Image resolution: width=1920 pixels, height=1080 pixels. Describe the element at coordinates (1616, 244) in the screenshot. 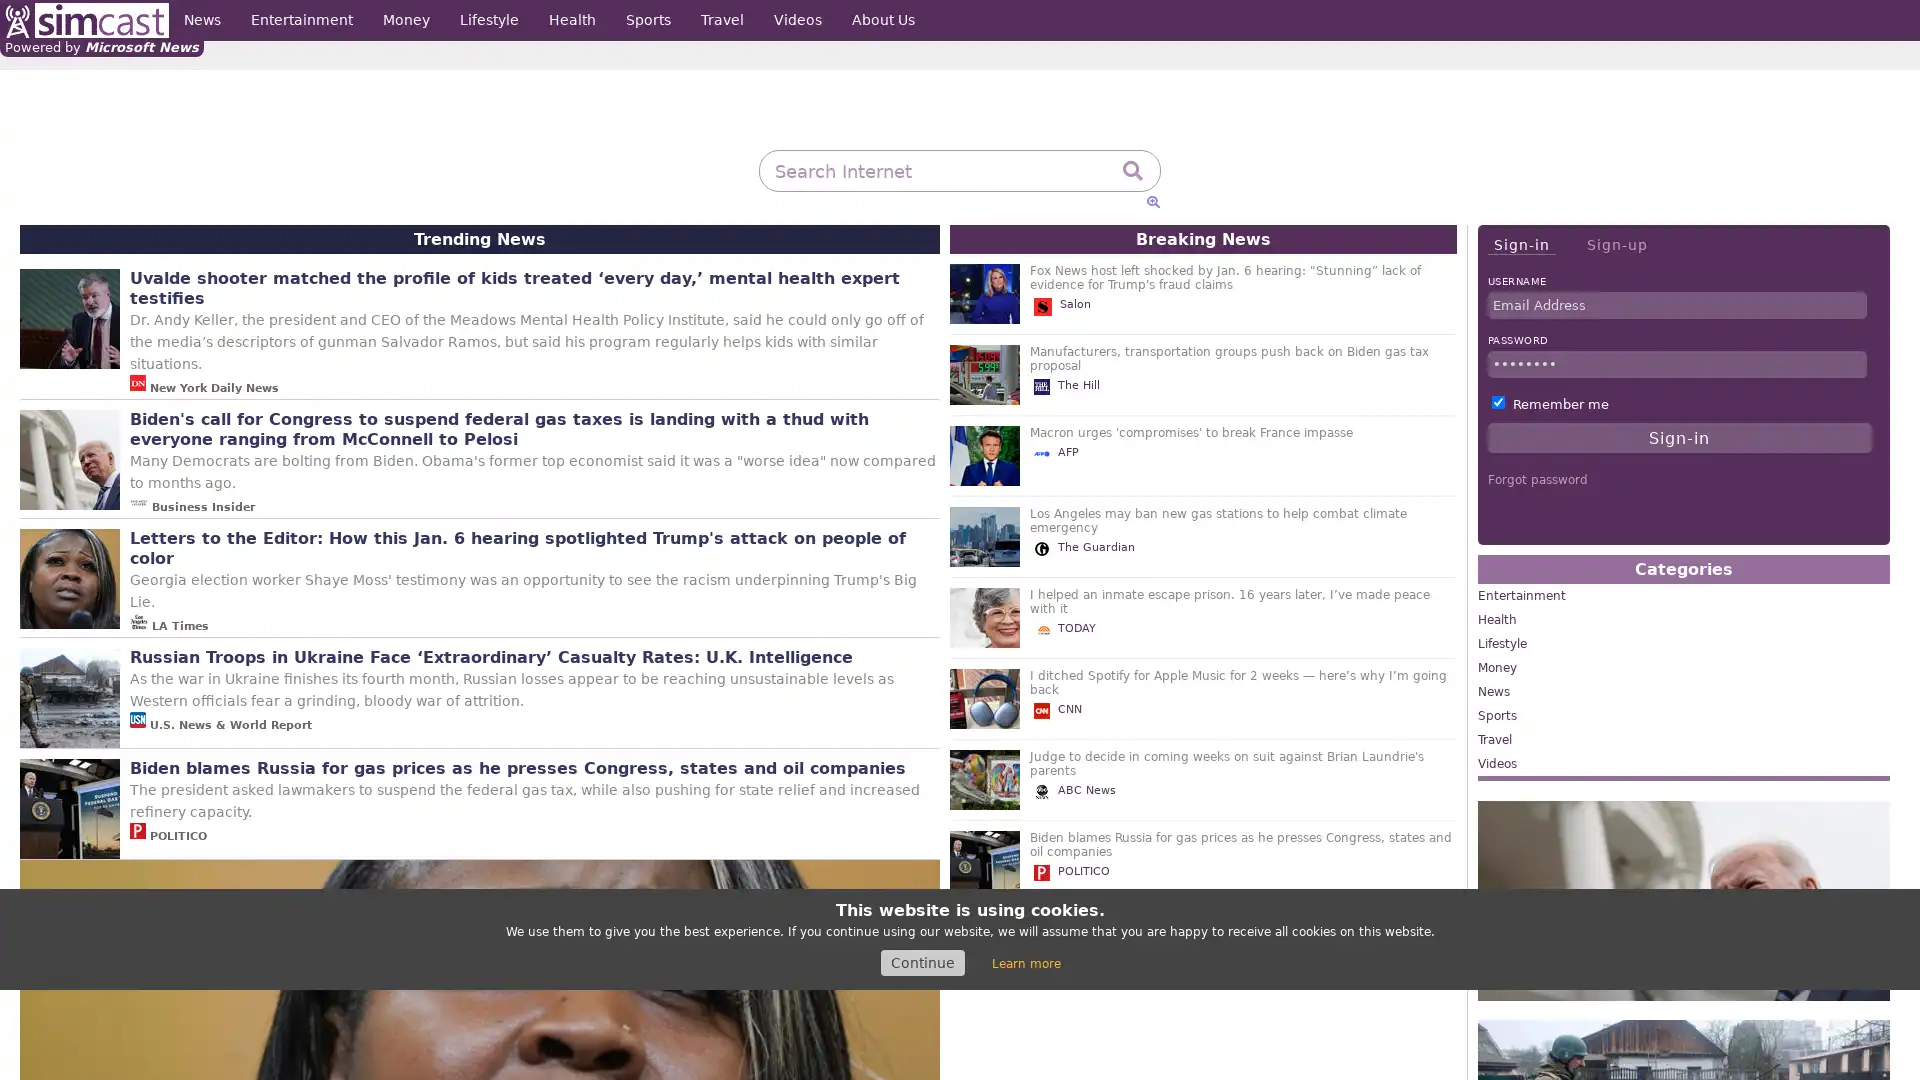

I see `Sign-up` at that location.